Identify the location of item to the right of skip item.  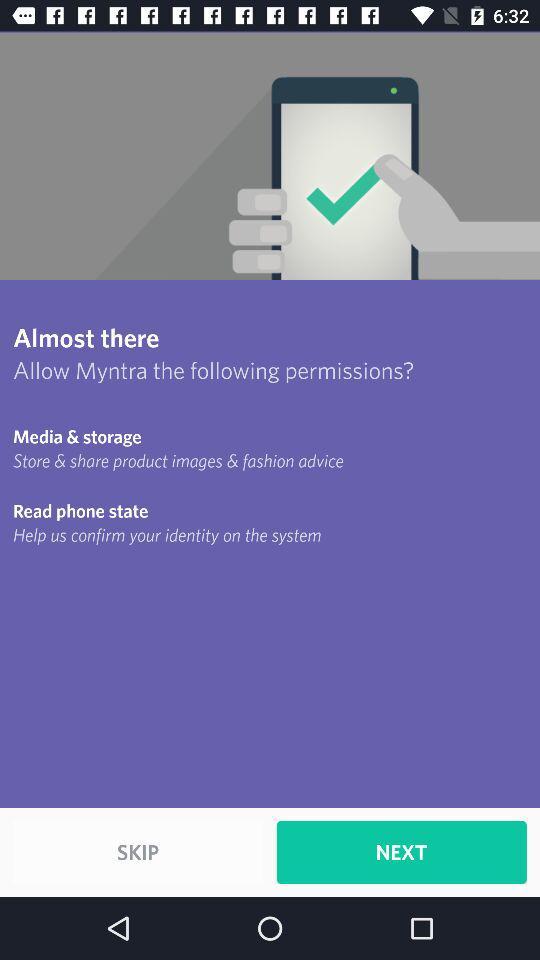
(401, 851).